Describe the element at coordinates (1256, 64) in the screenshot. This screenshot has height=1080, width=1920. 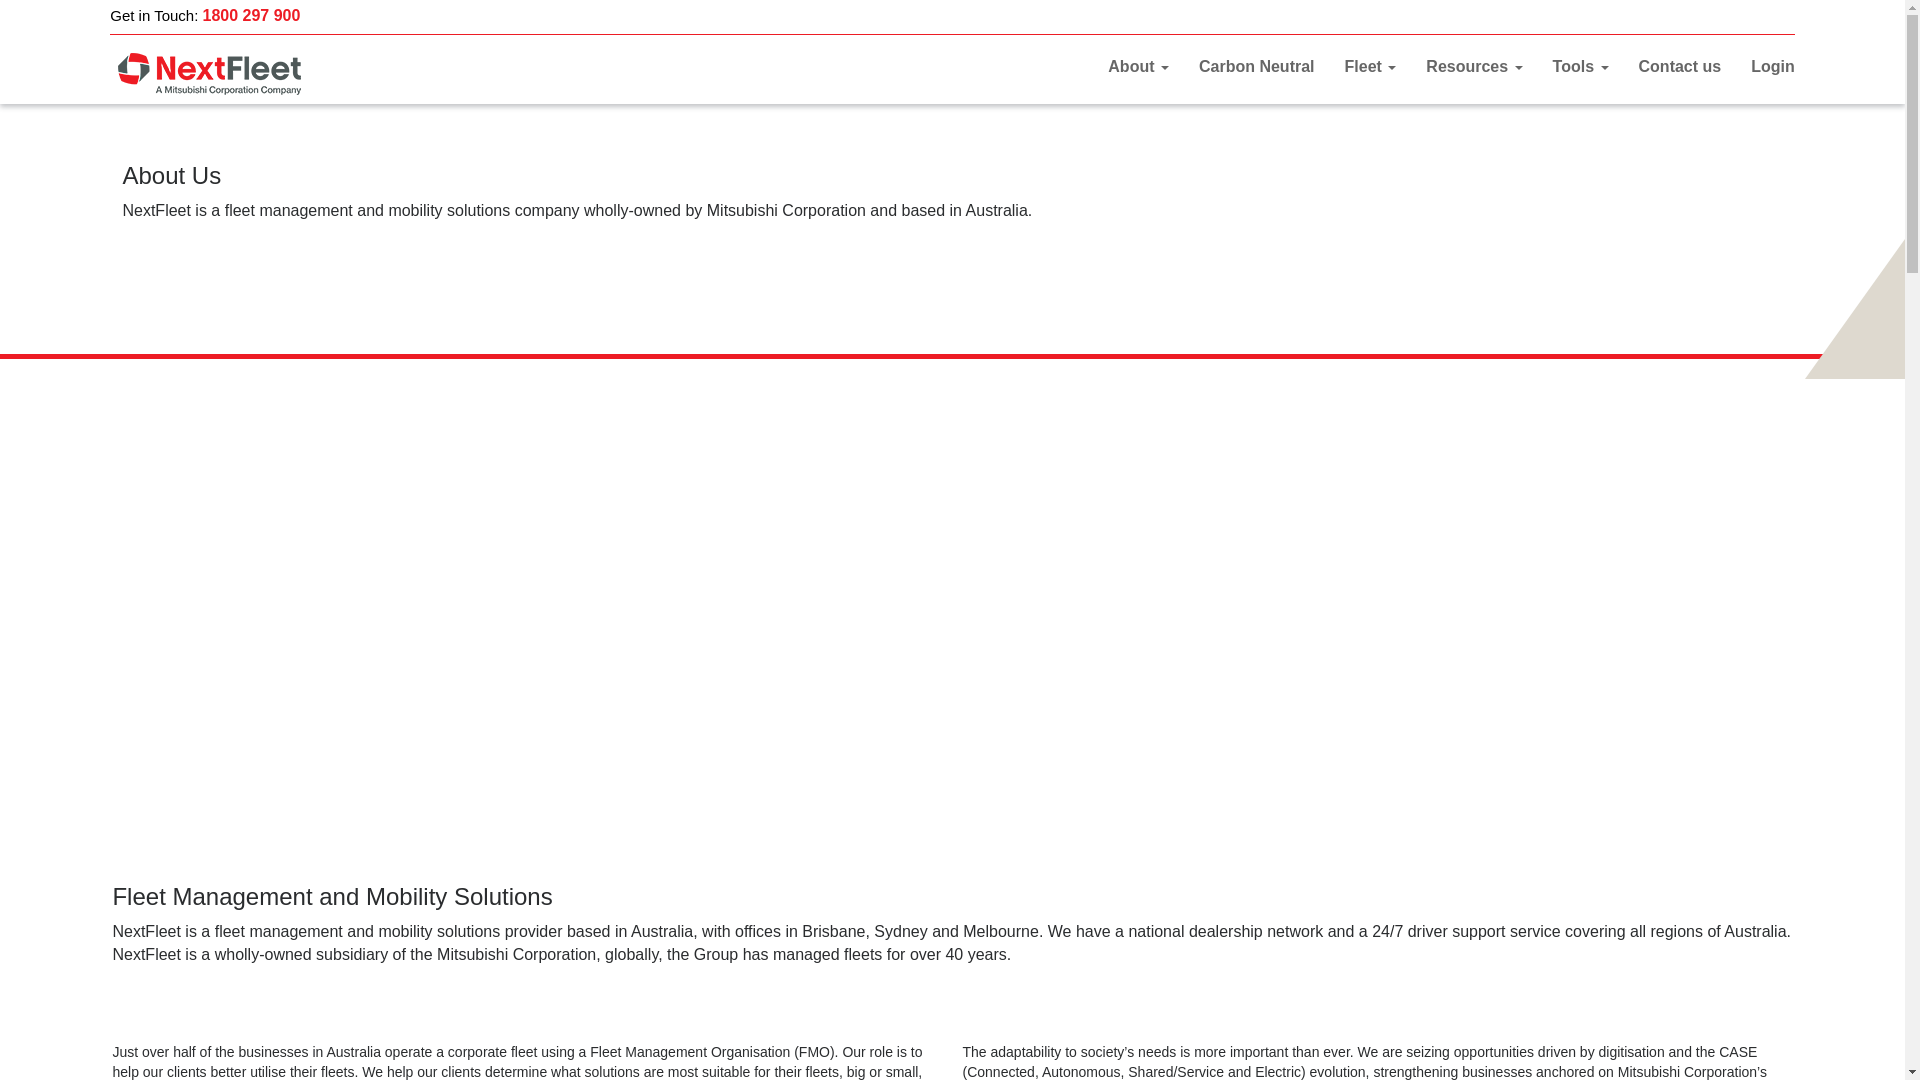
I see `'Carbon Neutral'` at that location.